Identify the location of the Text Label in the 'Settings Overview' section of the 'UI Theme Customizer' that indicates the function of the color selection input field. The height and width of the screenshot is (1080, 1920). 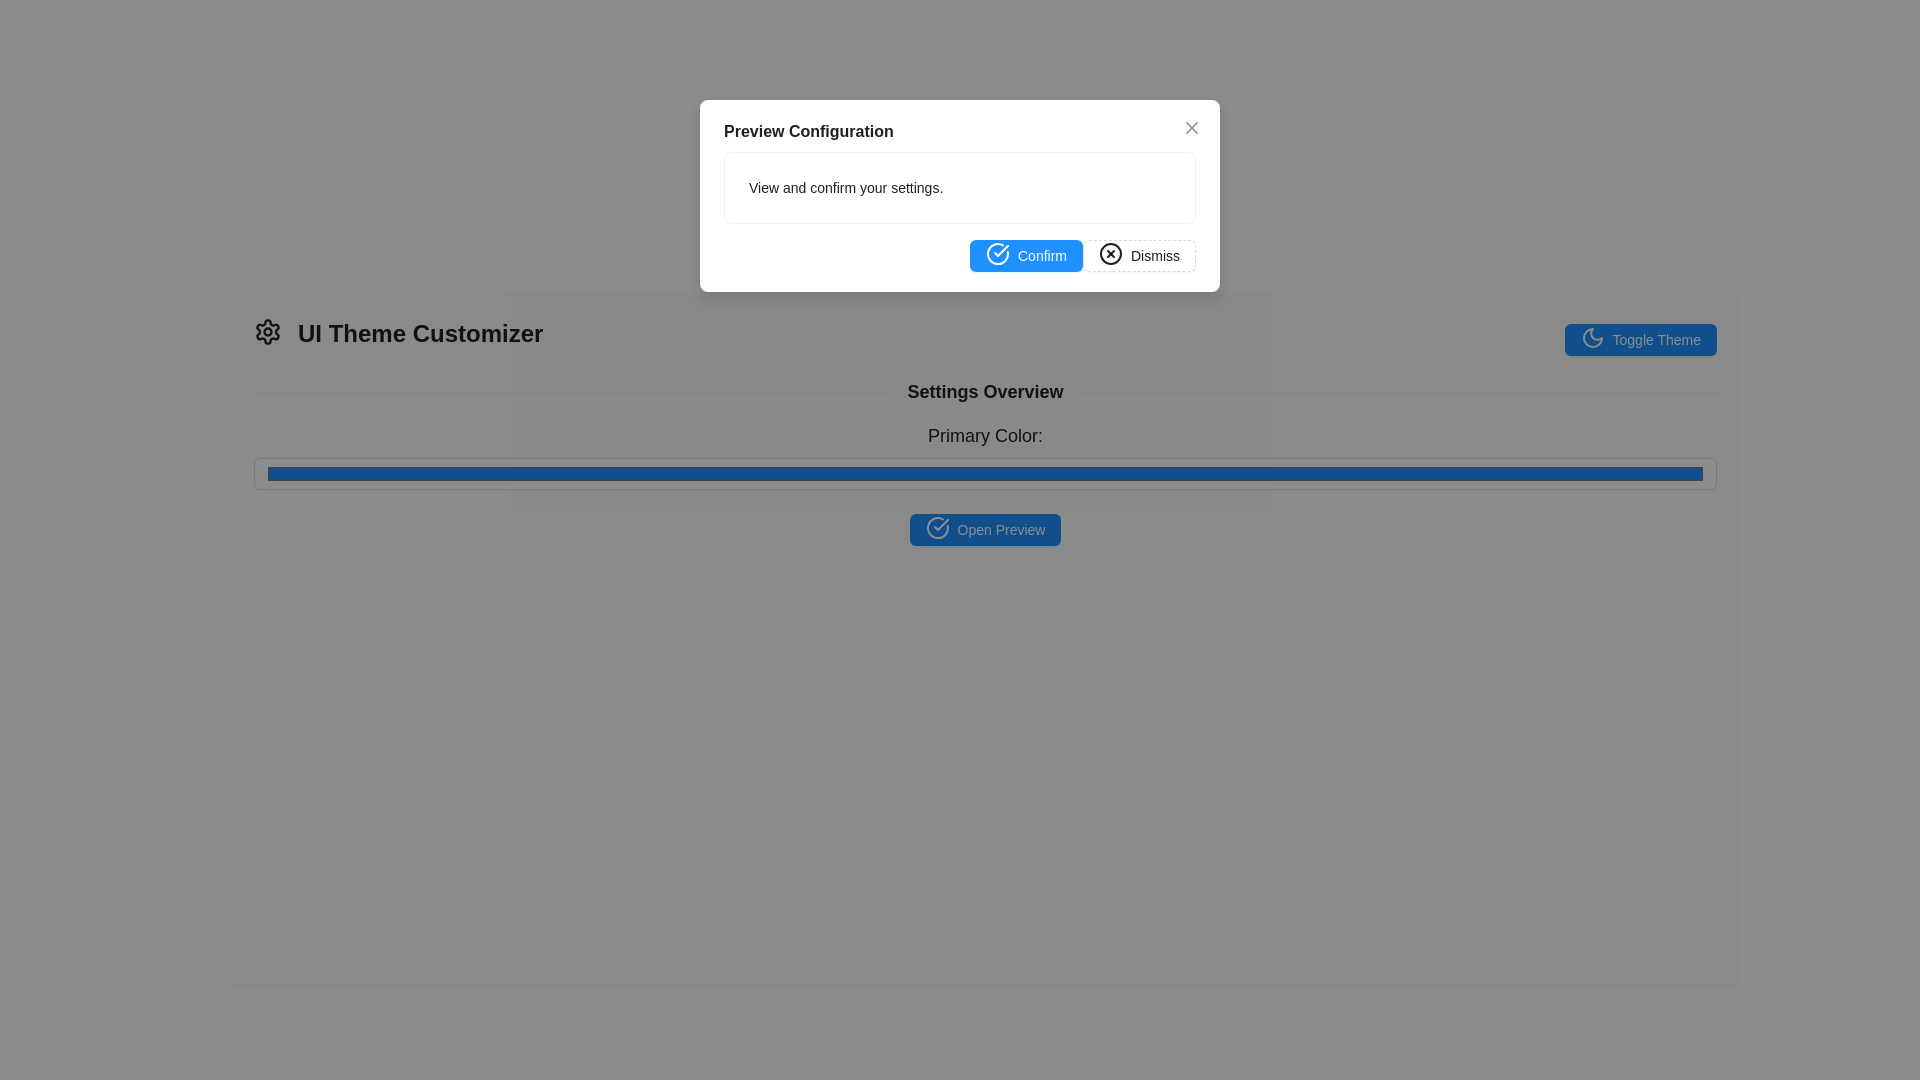
(985, 434).